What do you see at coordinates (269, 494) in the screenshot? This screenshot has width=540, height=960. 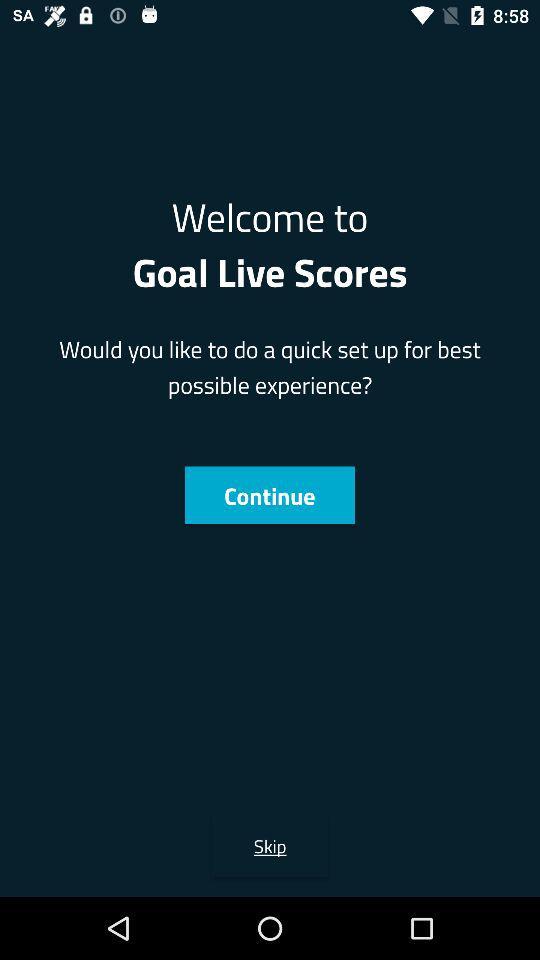 I see `the continue item` at bounding box center [269, 494].